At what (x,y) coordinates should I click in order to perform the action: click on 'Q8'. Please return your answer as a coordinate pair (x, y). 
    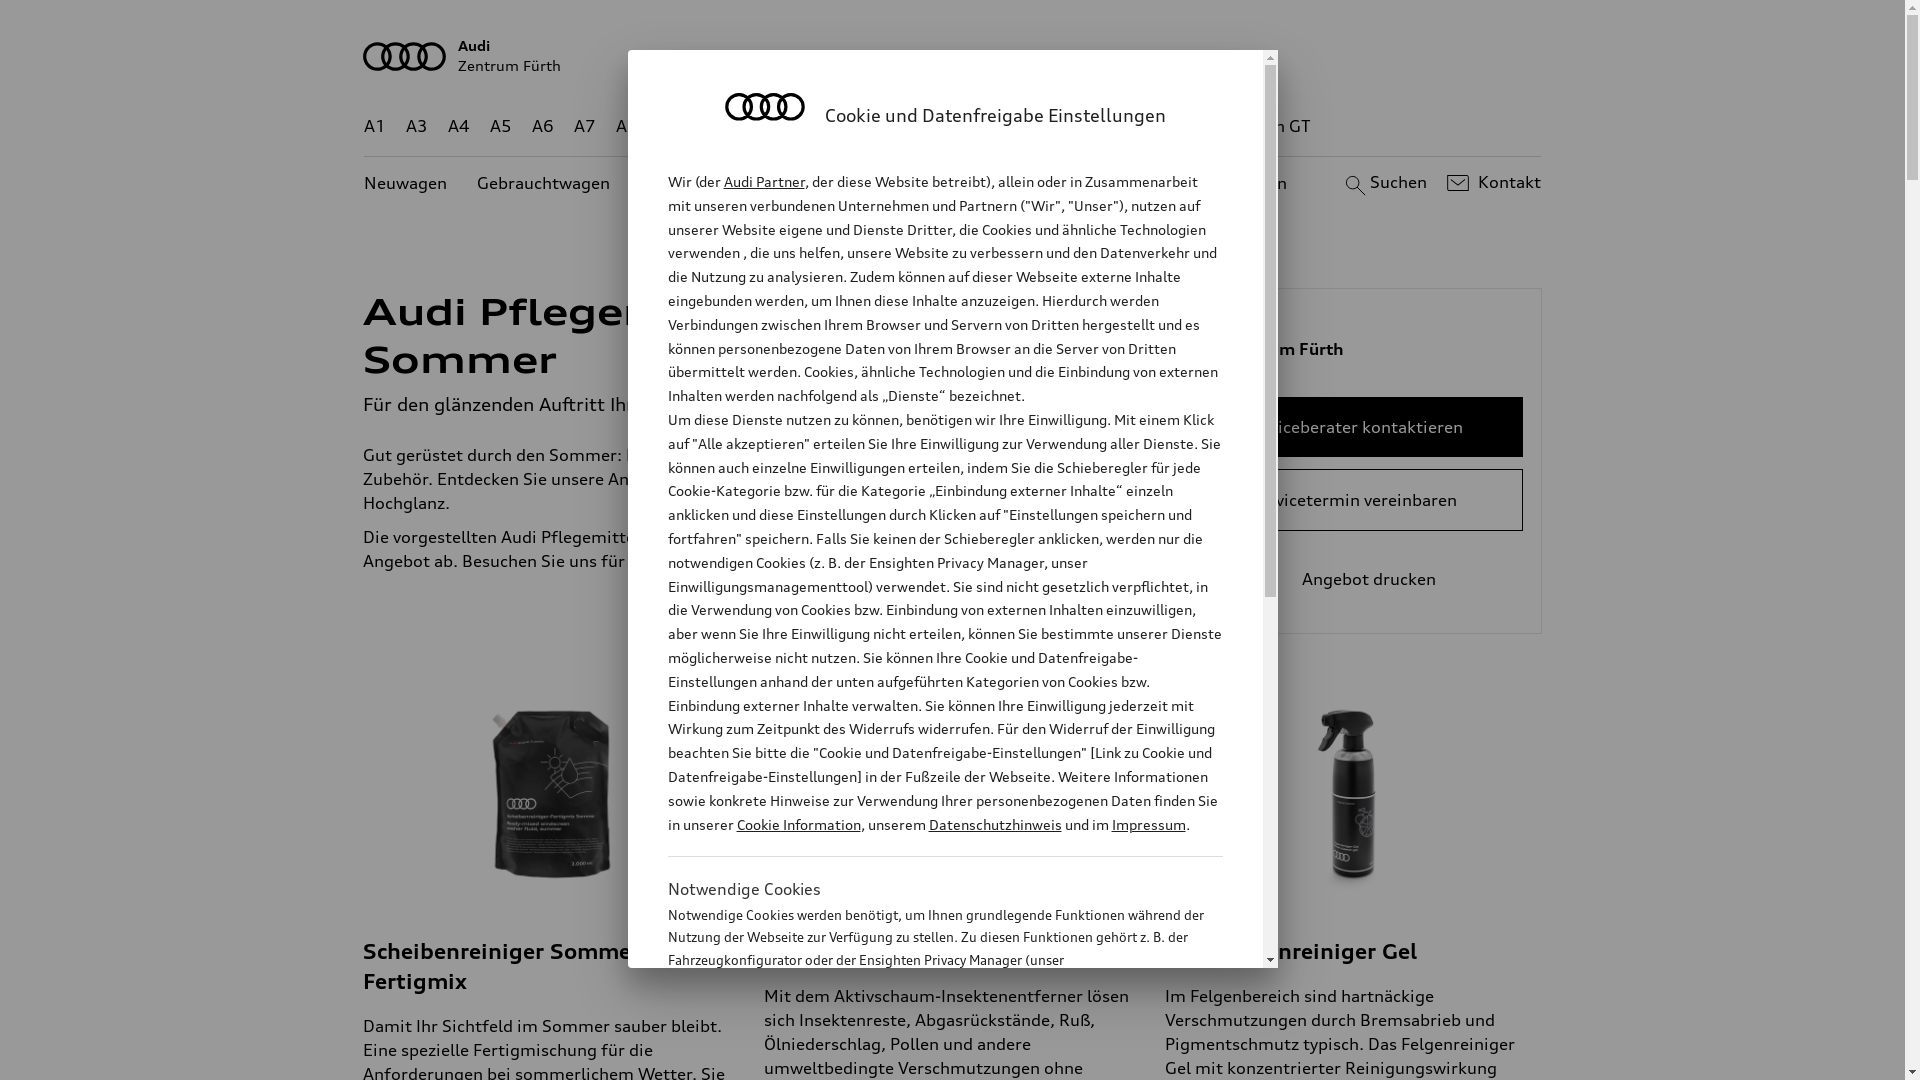
    Looking at the image, I should click on (925, 126).